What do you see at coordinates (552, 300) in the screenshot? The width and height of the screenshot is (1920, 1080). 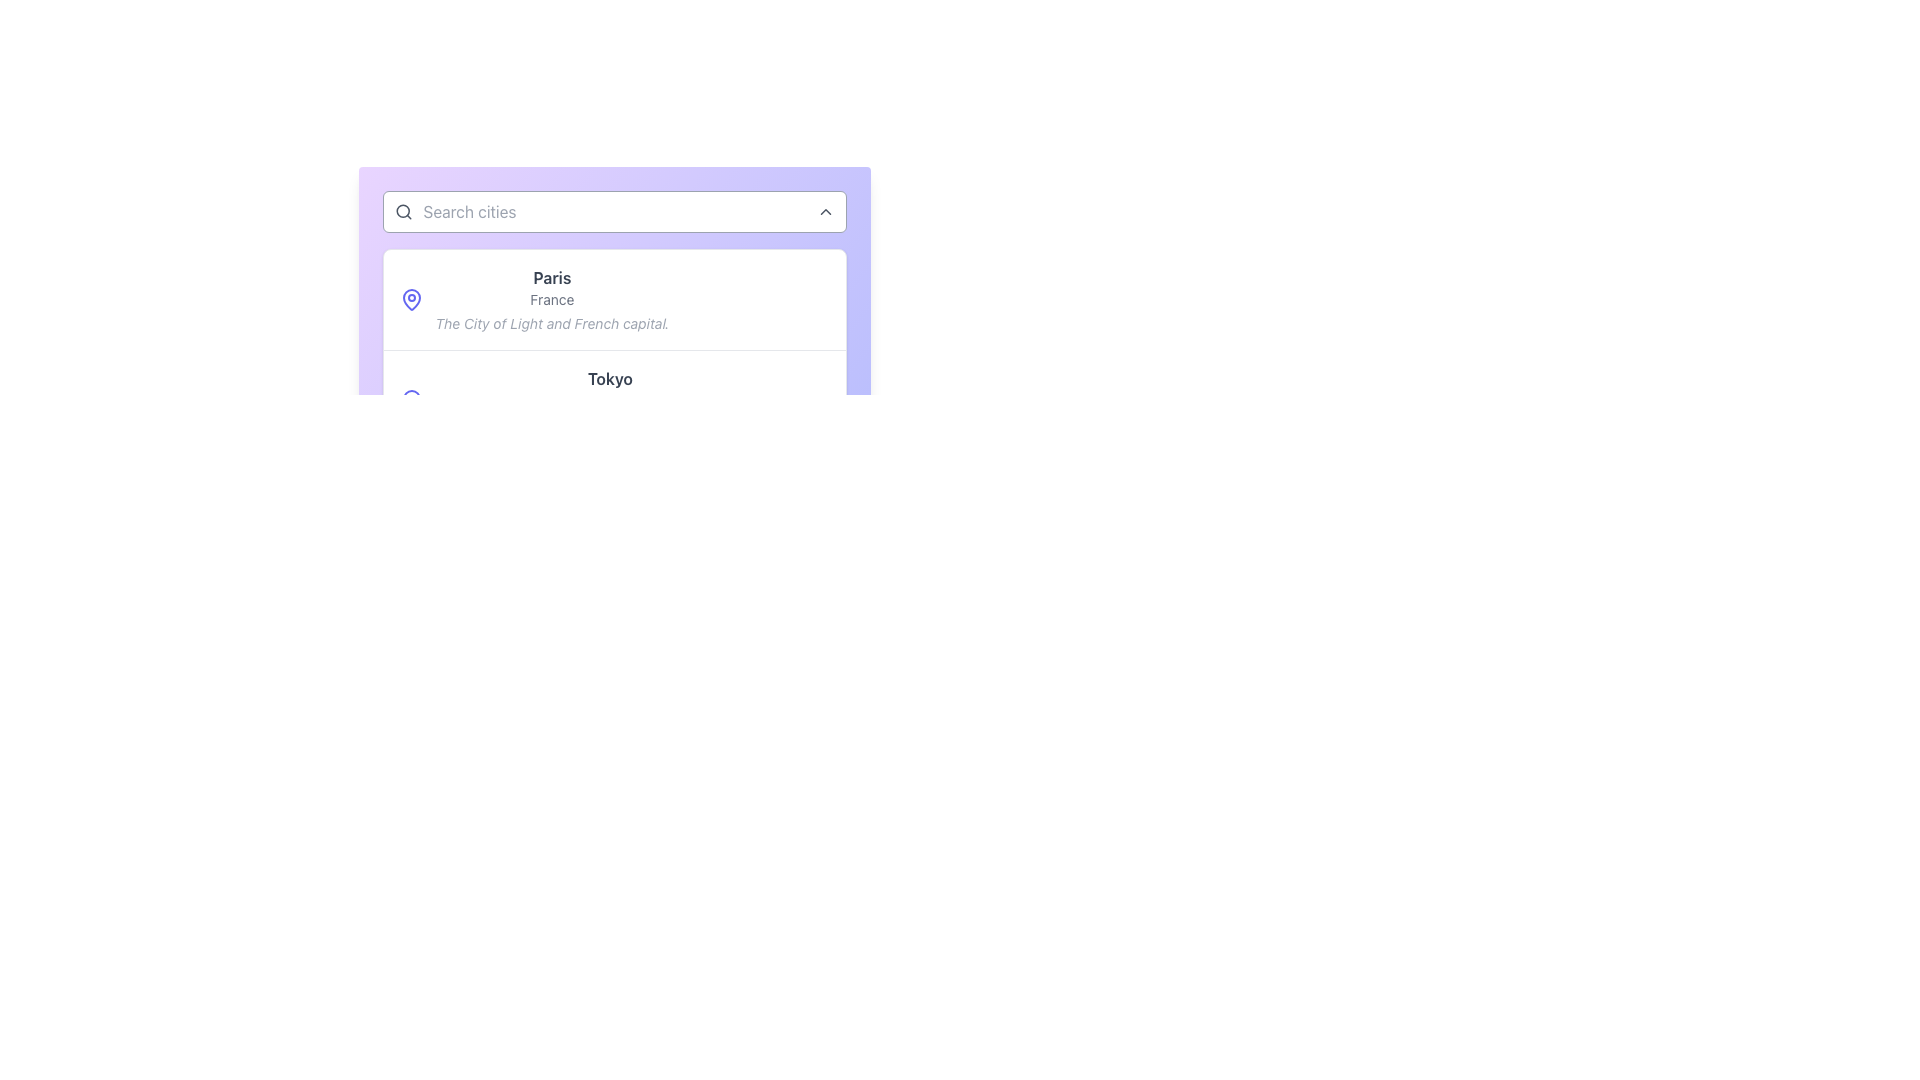 I see `the text label providing additional geographic information related to the city name 'Paris', which is located below 'Paris' and above 'The City of Light and French capital'` at bounding box center [552, 300].